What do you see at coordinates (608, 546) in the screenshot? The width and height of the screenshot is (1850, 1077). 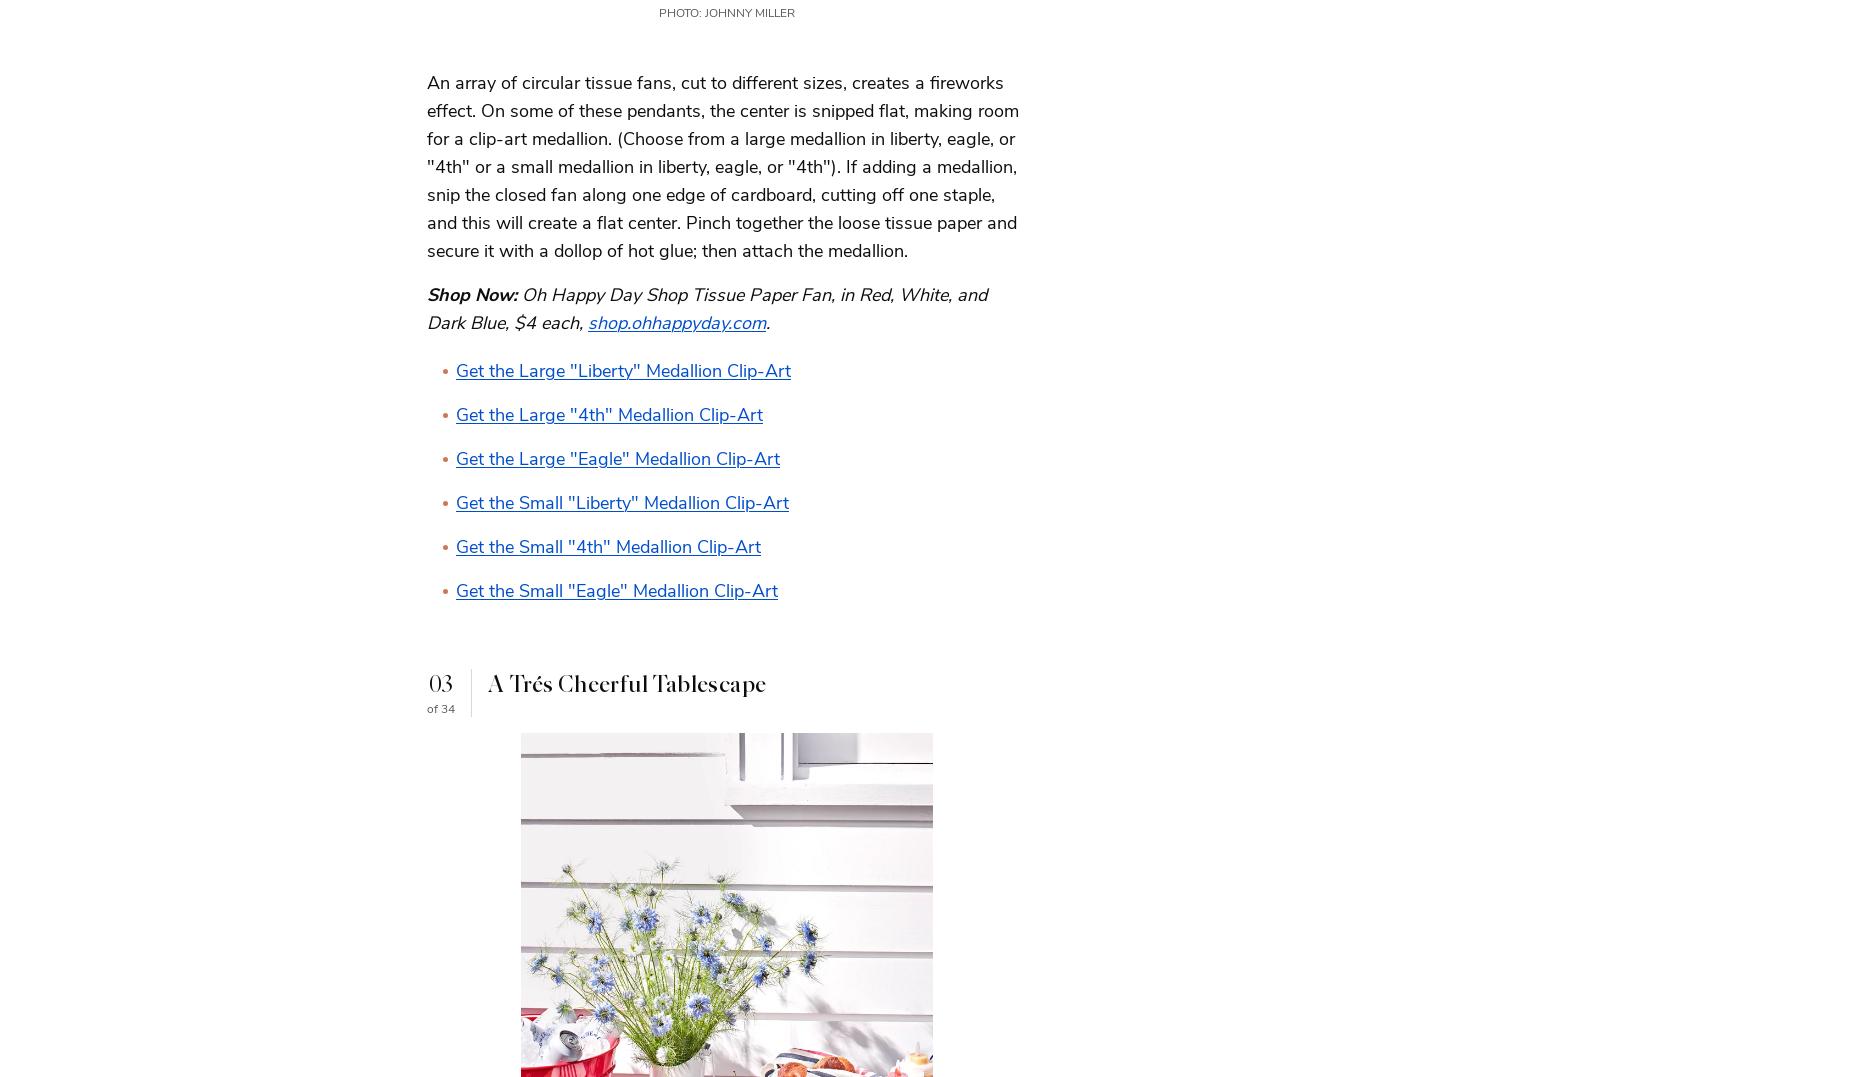 I see `'Get the Small "4th" Medallion Clip-Art'` at bounding box center [608, 546].